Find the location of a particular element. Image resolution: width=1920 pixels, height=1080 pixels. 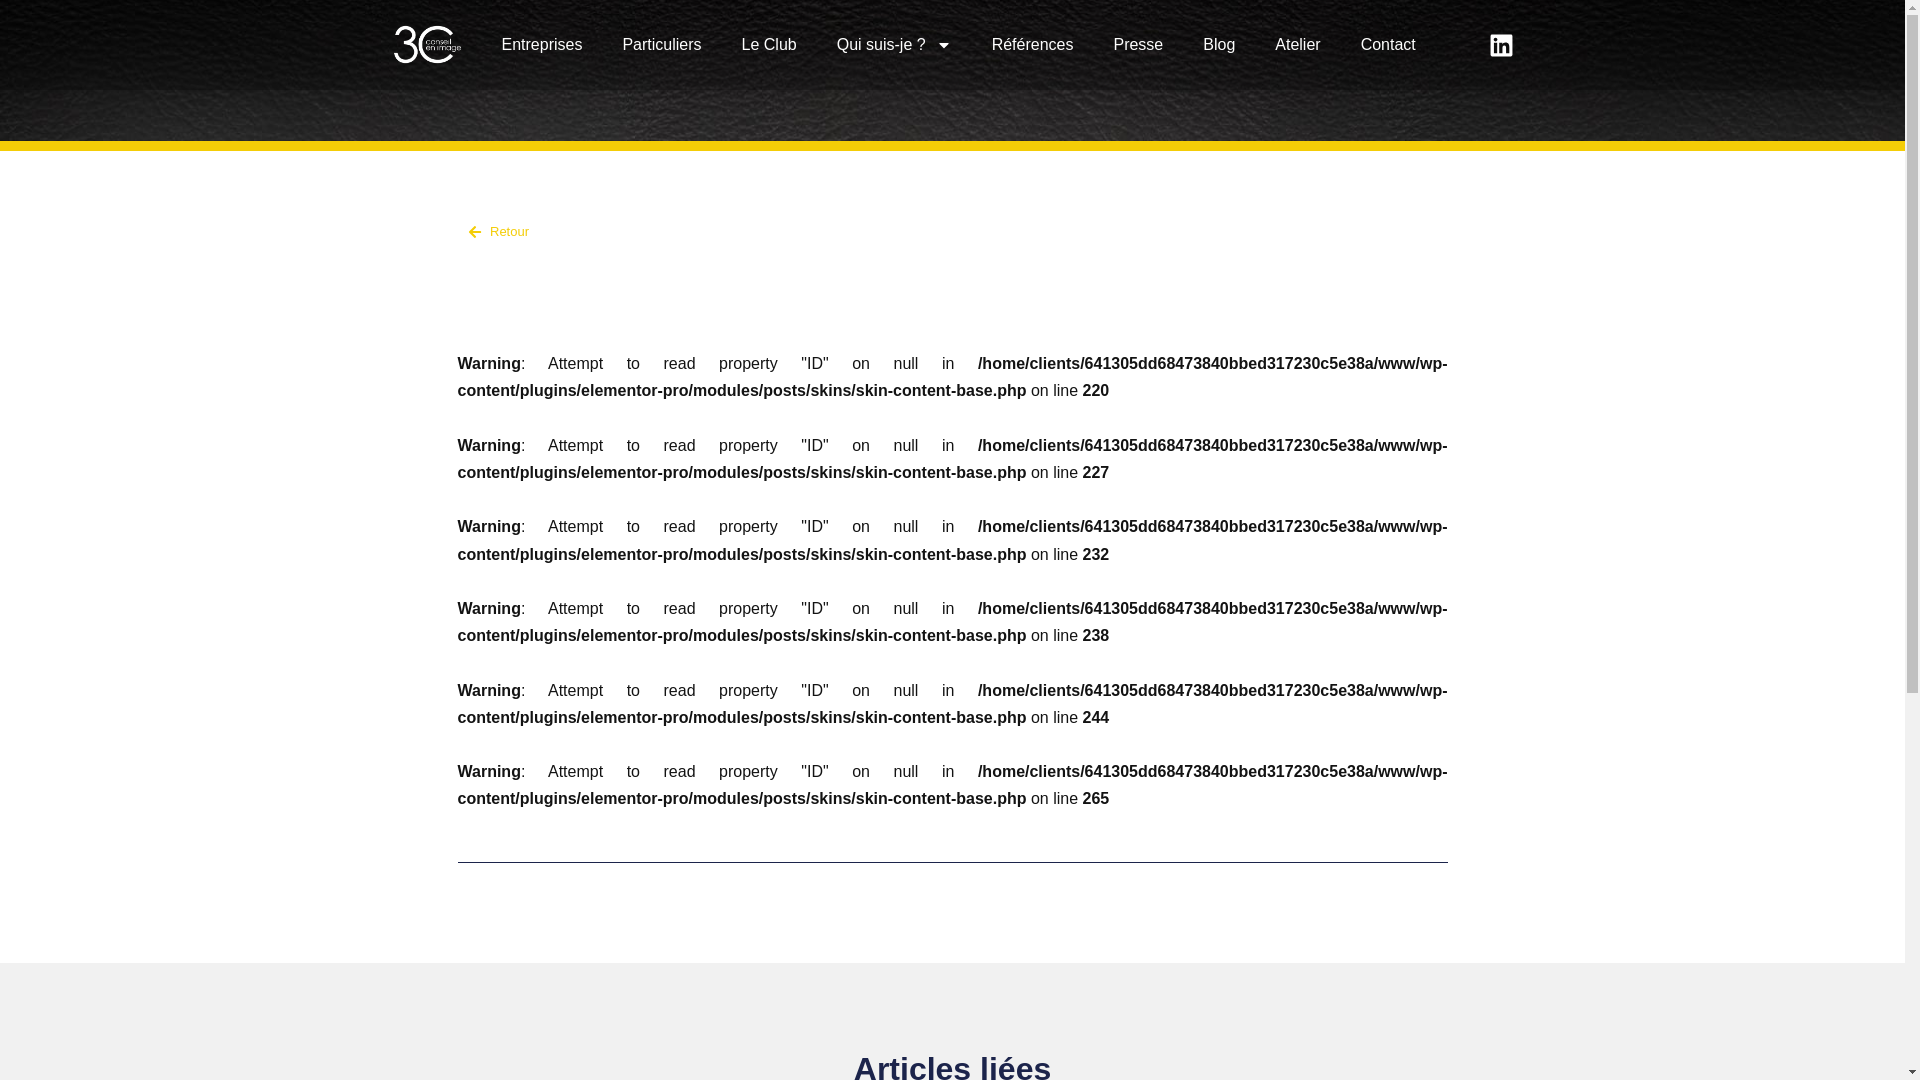

'Atelier' is located at coordinates (1297, 45).